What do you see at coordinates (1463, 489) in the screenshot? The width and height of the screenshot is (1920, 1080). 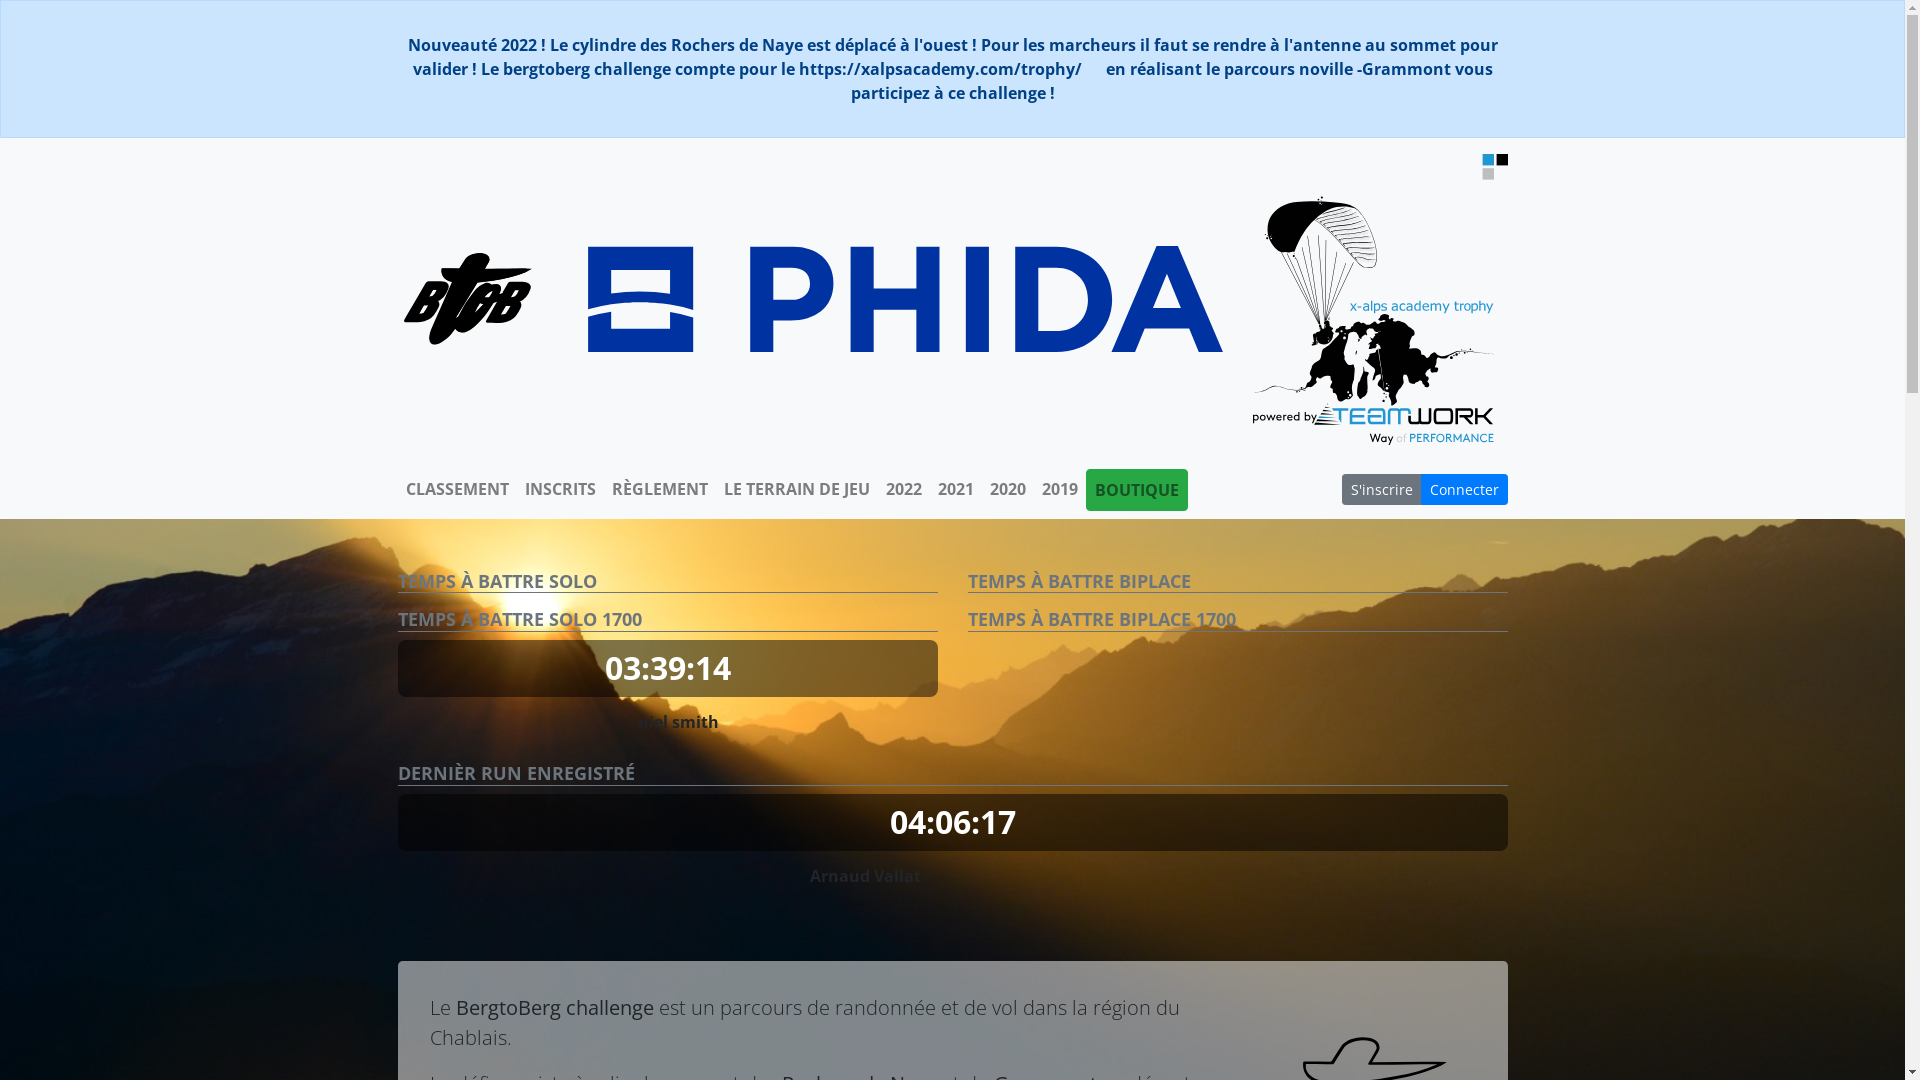 I see `'Connecter'` at bounding box center [1463, 489].